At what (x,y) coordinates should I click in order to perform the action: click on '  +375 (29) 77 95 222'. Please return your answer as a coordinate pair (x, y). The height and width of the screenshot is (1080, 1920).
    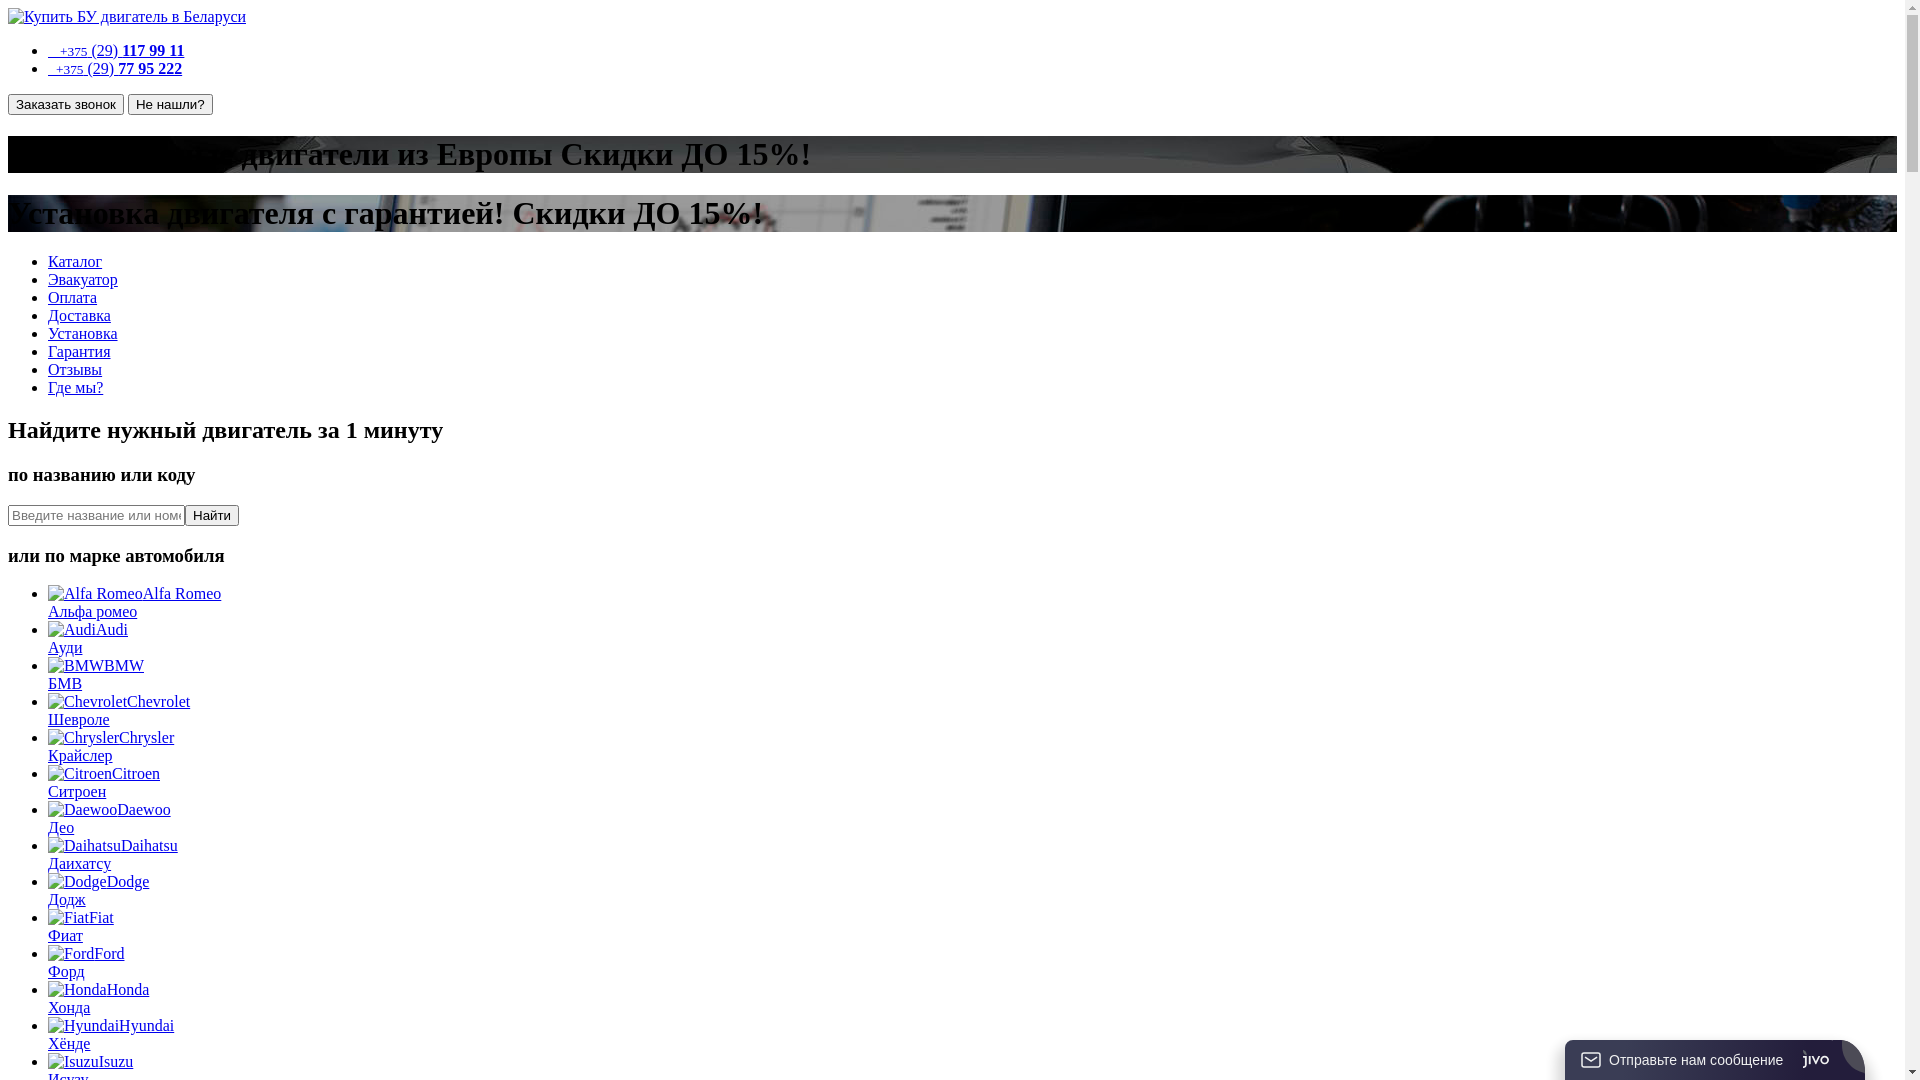
    Looking at the image, I should click on (114, 67).